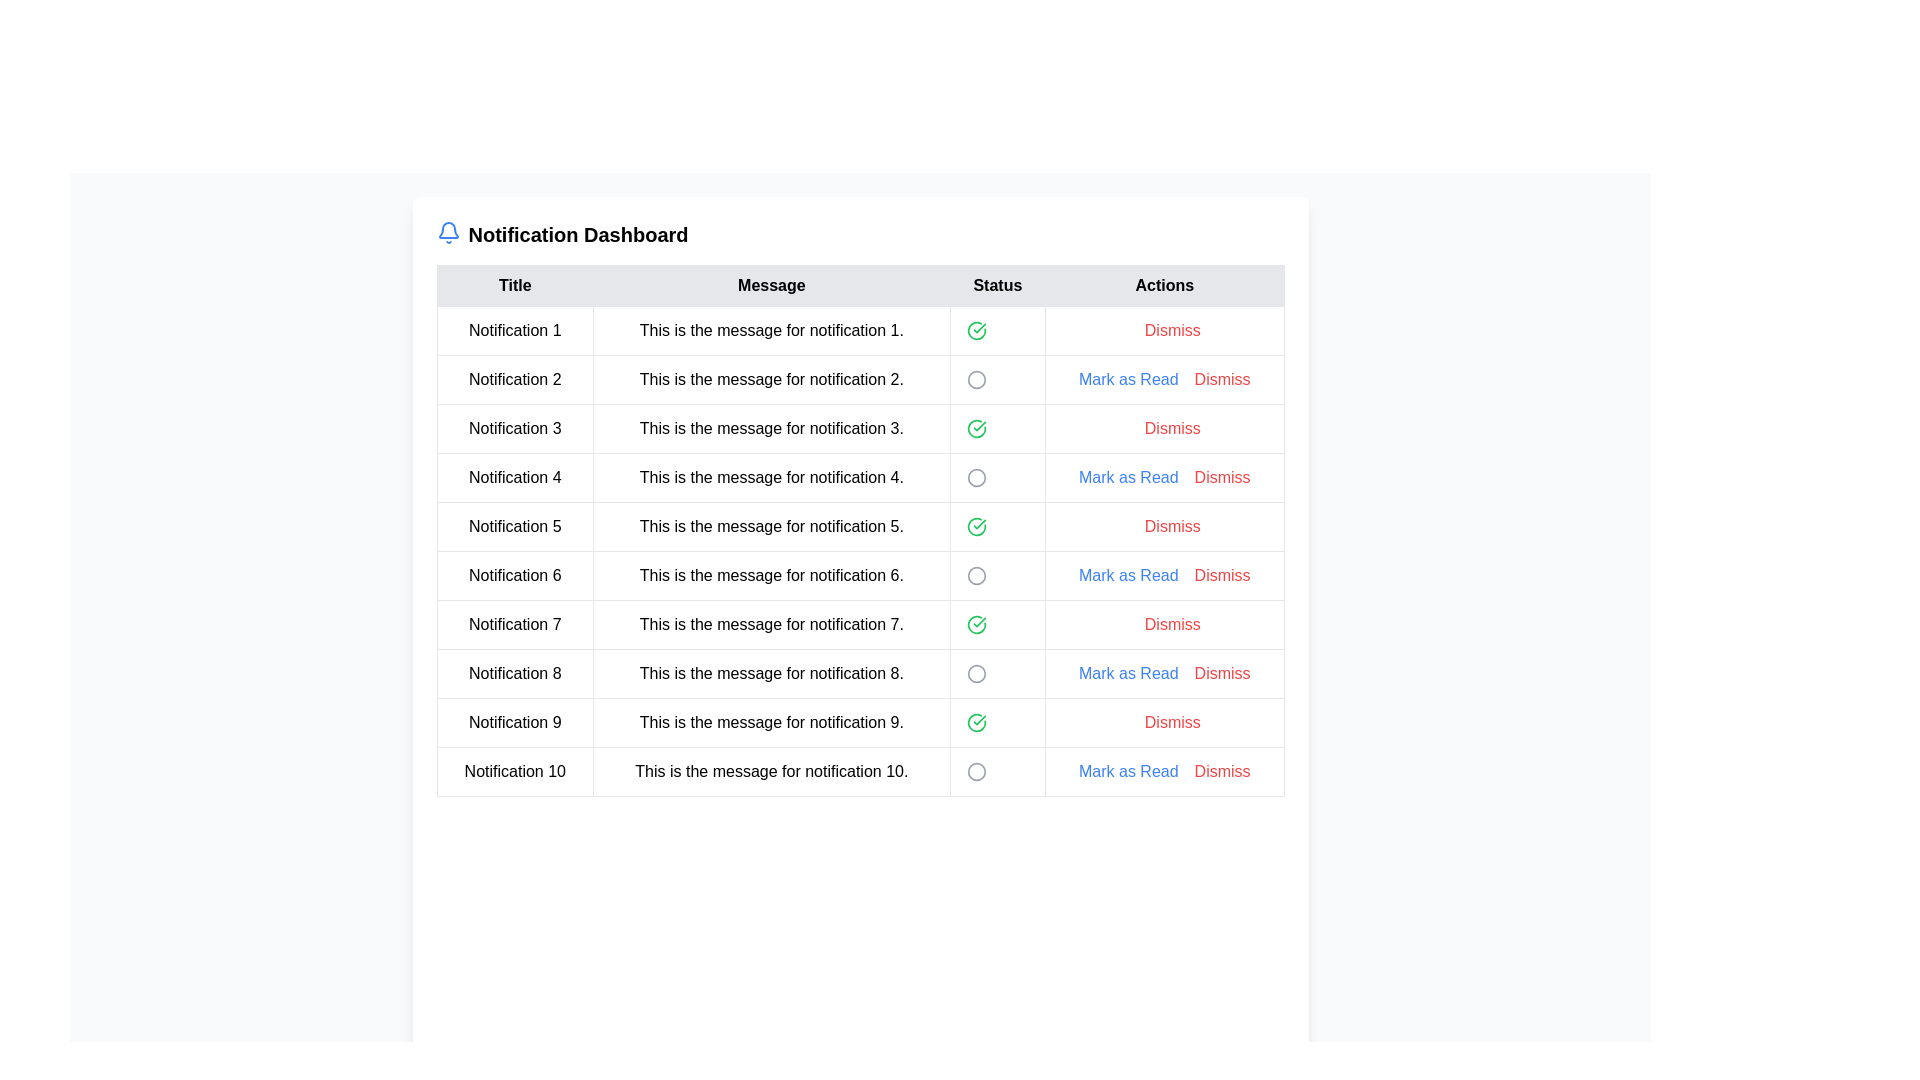 The height and width of the screenshot is (1080, 1920). Describe the element at coordinates (577, 234) in the screenshot. I see `the prominent bold text header reading 'Notification Dashboard' located to the right of the bell icon at the top section of the interface` at that location.